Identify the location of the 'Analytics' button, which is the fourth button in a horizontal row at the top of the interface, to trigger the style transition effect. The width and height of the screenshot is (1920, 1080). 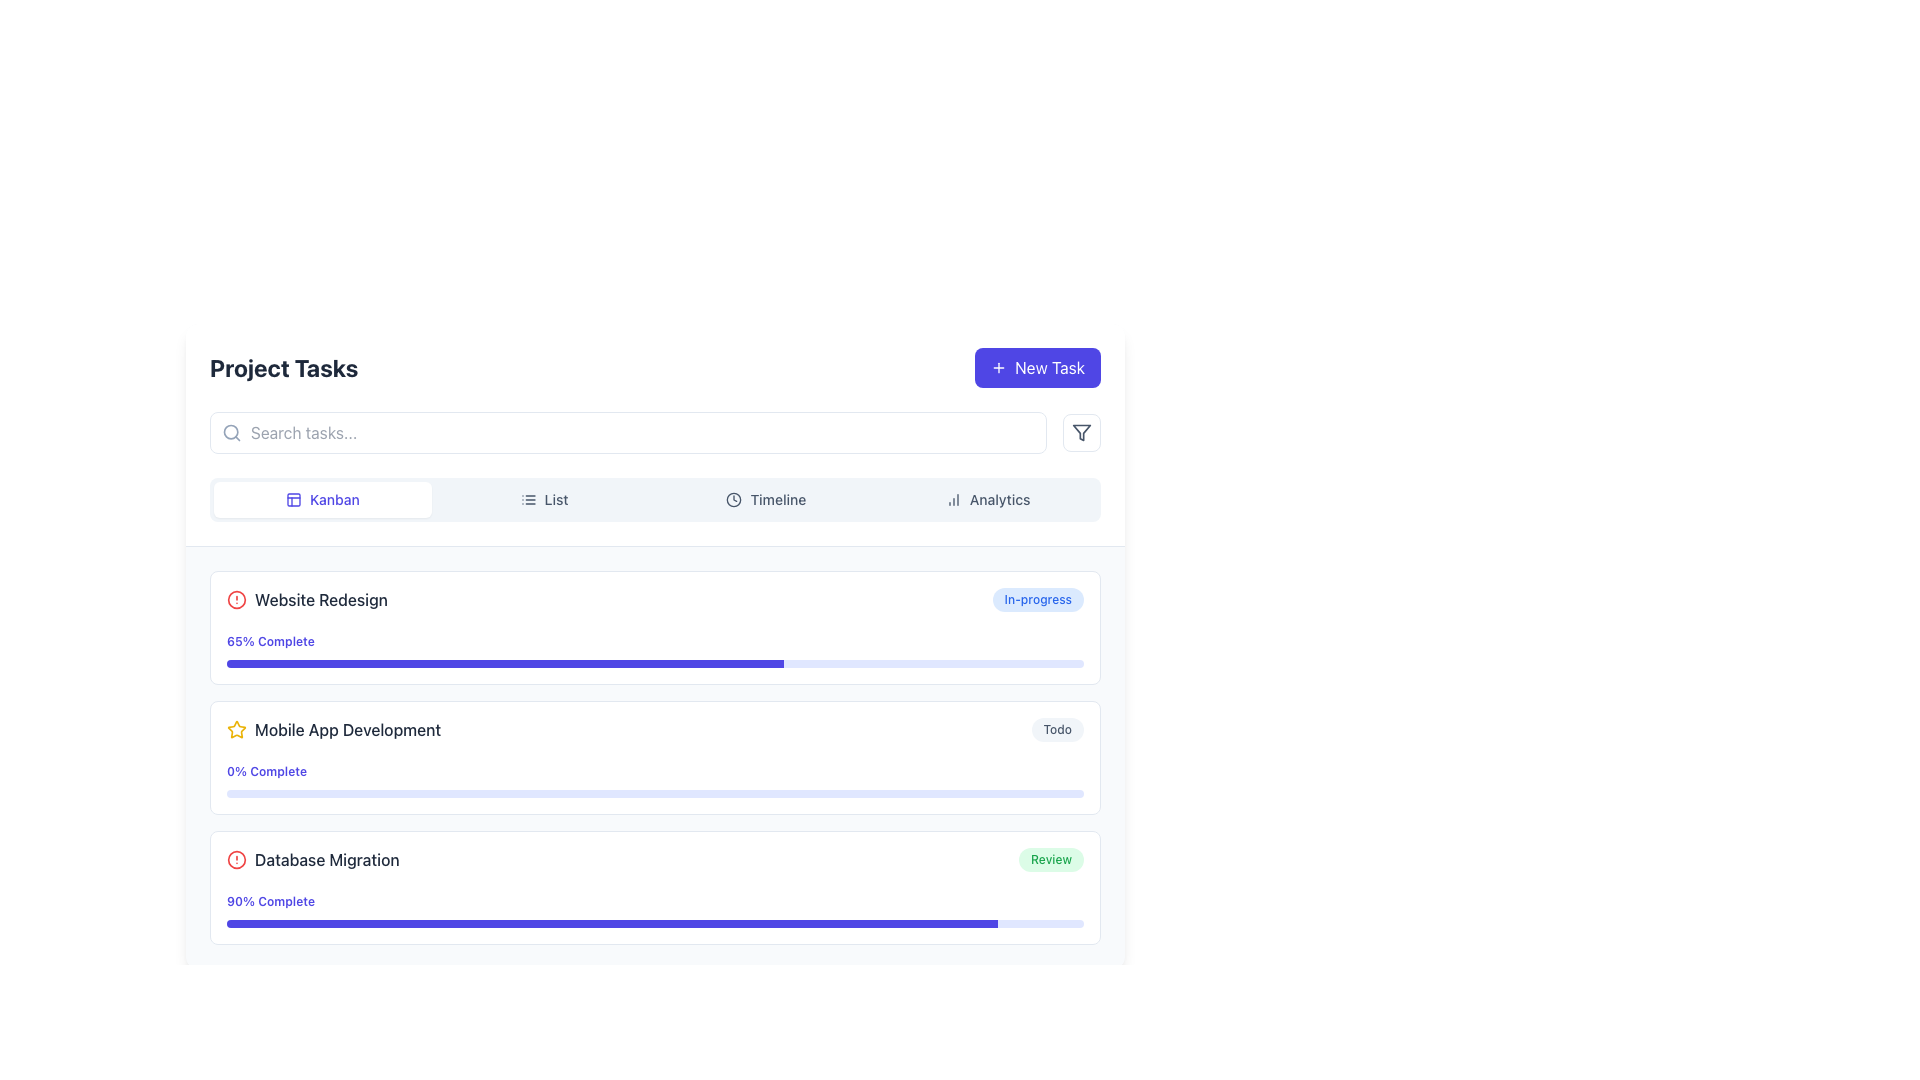
(988, 499).